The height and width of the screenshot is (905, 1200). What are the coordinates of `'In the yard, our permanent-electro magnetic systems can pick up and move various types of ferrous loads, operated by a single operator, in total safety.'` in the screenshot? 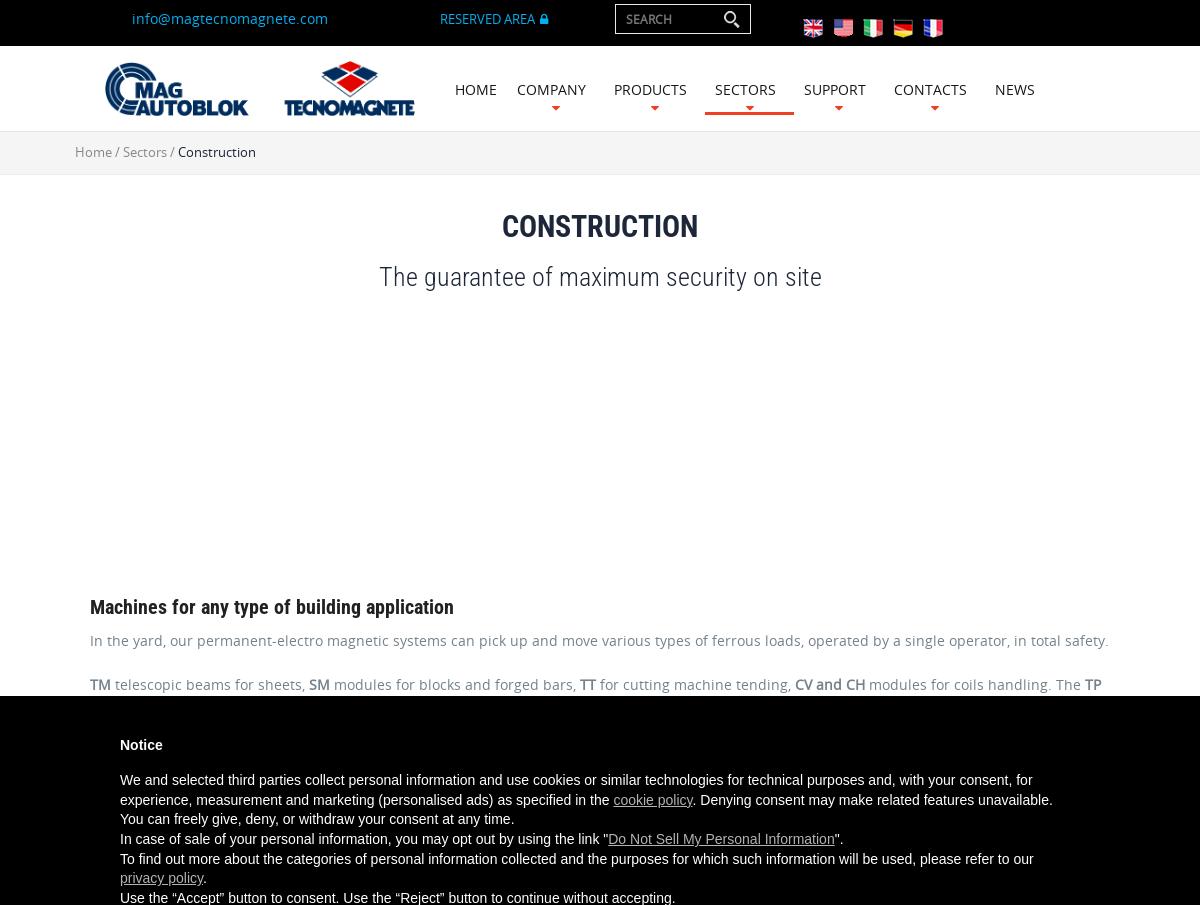 It's located at (598, 639).